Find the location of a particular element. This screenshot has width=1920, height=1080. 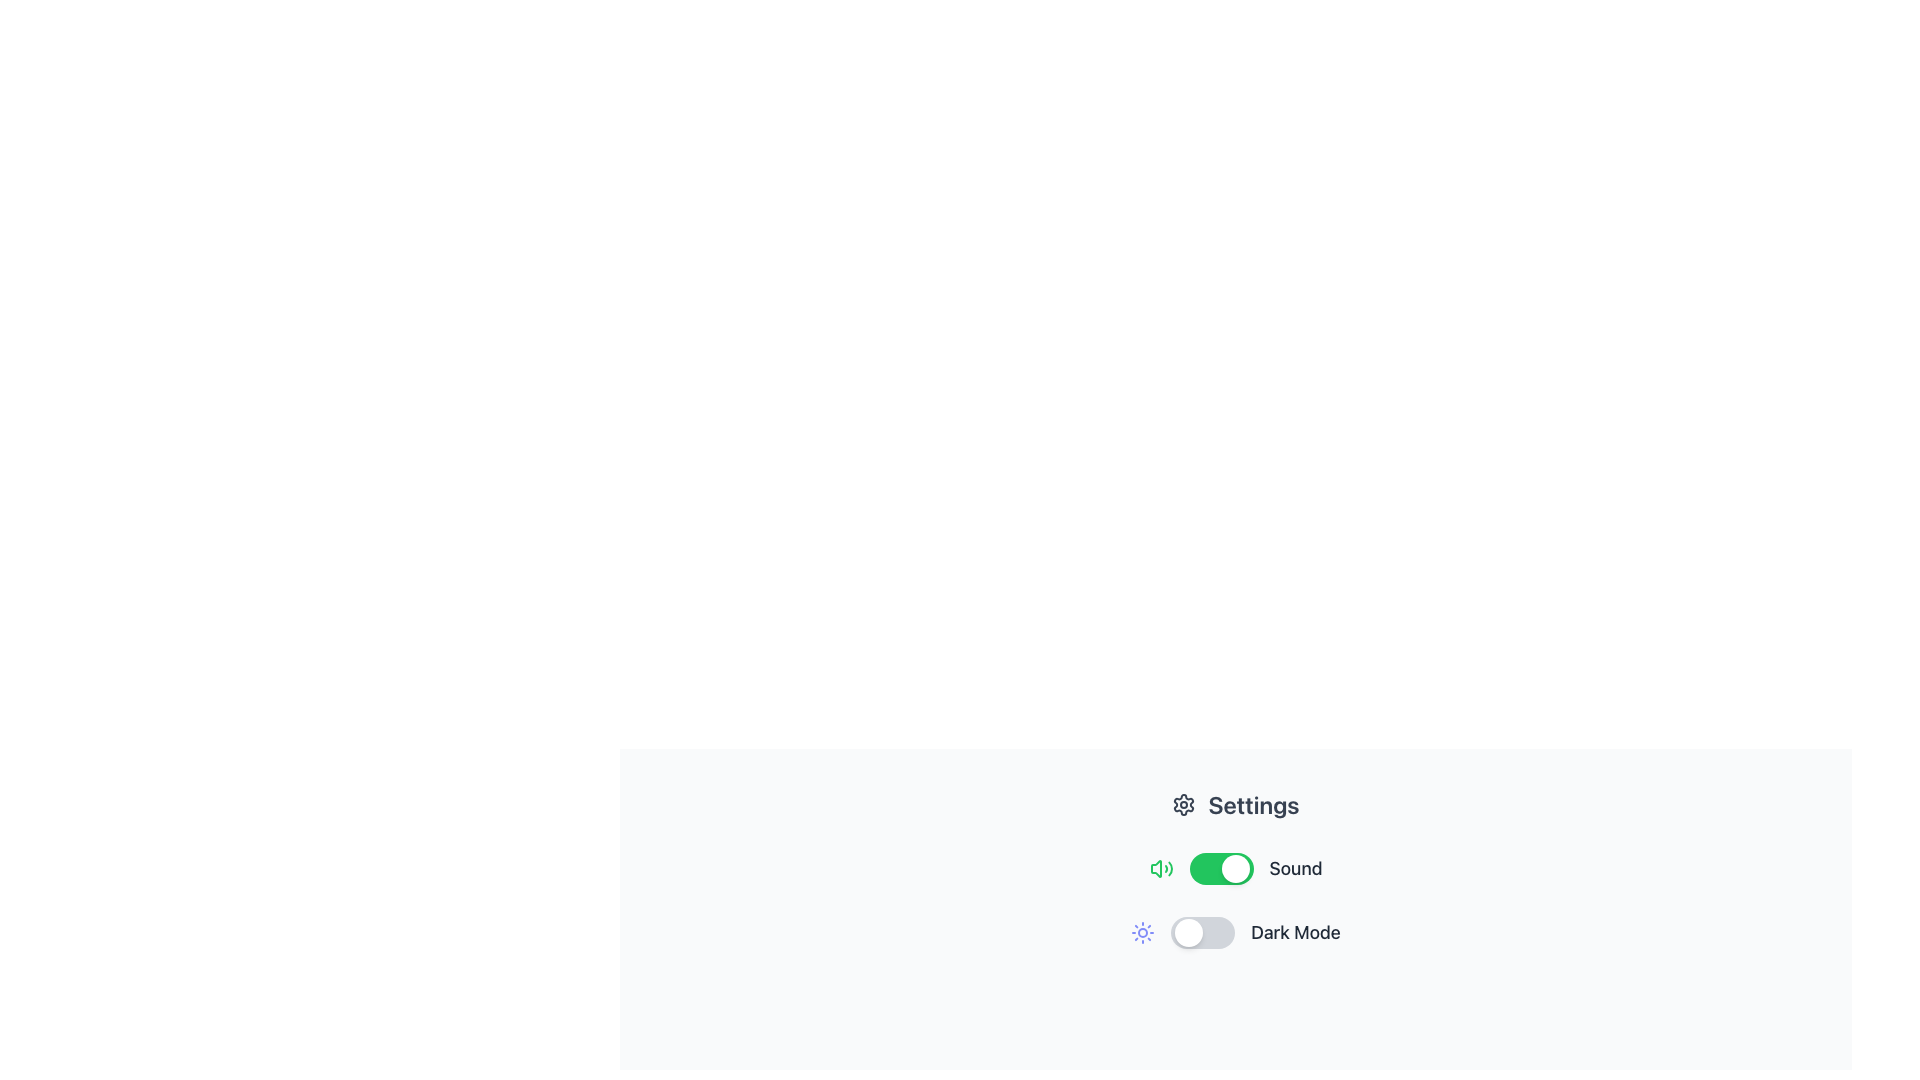

the 'Settings' header which is prominently displayed at the top of its section, featuring bold, large text and a gear icon to the left is located at coordinates (1235, 804).